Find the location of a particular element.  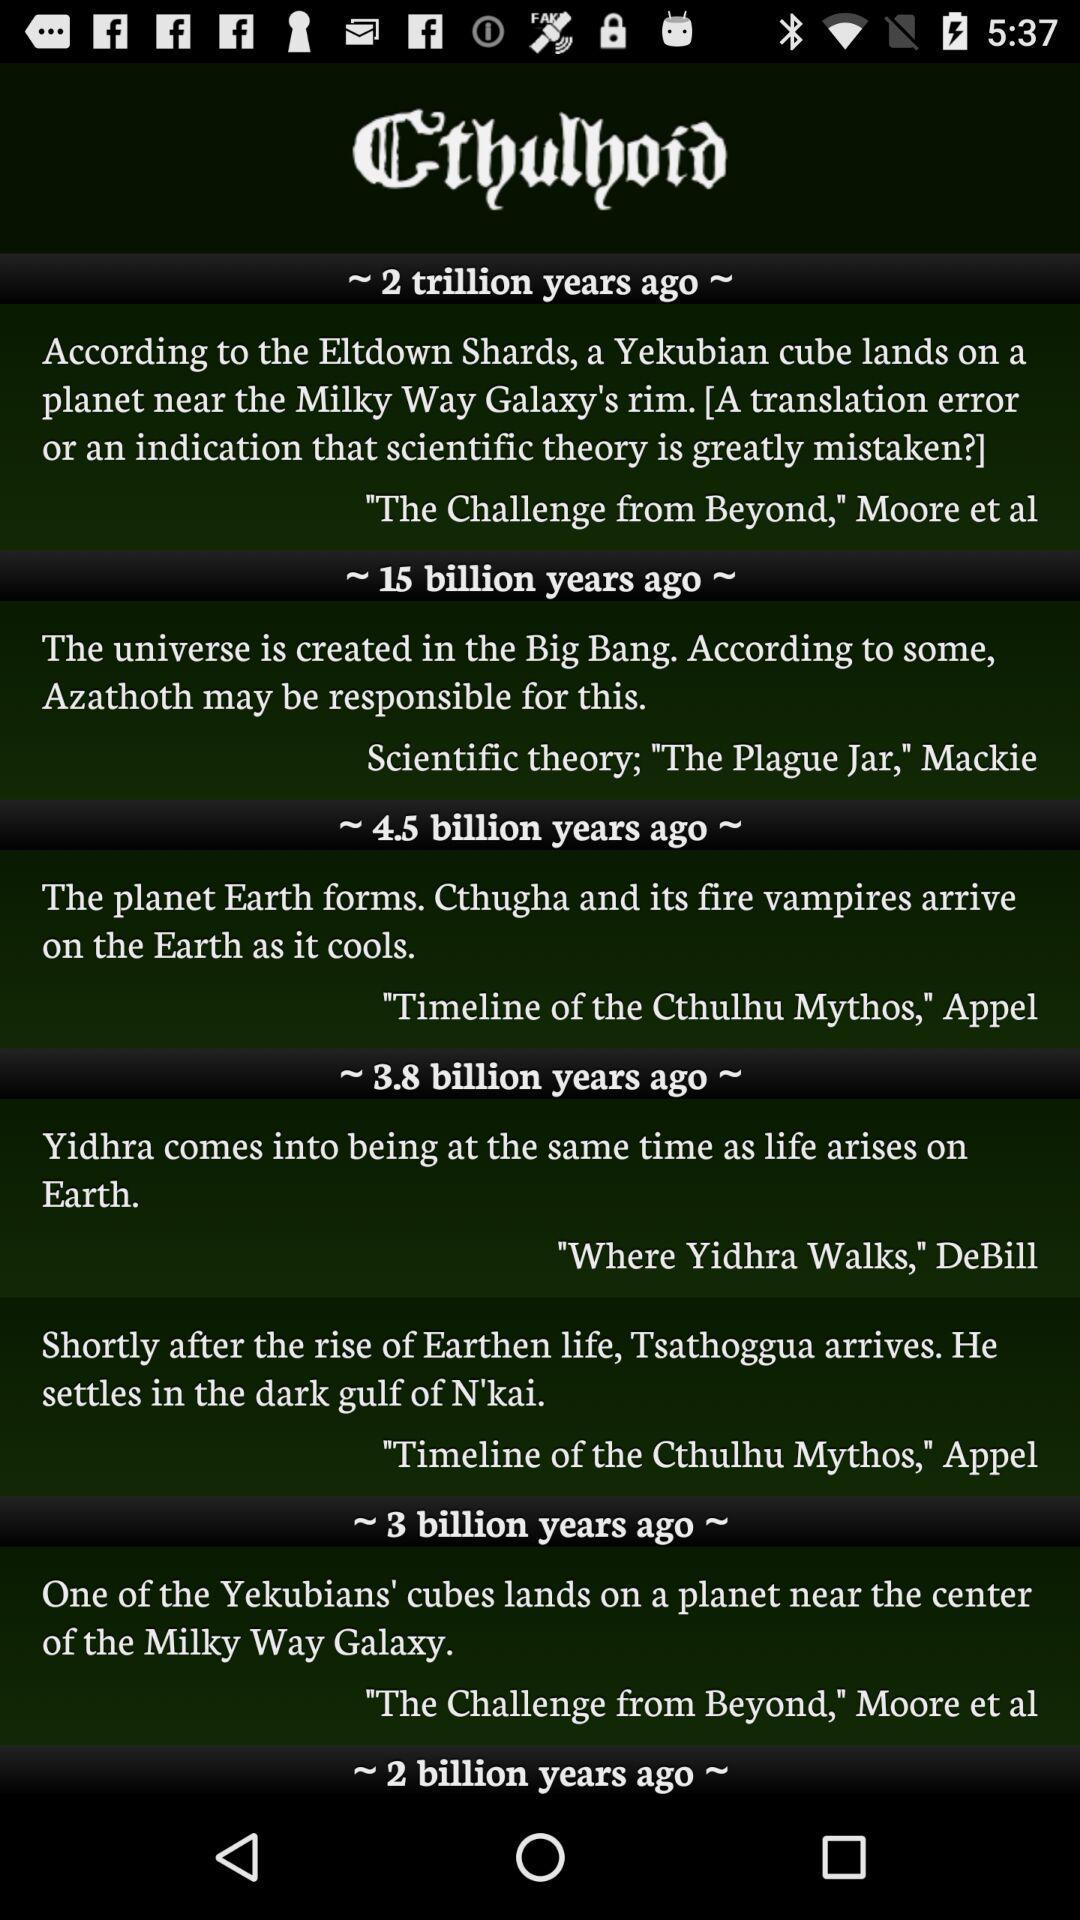

3 8 billion is located at coordinates (540, 1073).